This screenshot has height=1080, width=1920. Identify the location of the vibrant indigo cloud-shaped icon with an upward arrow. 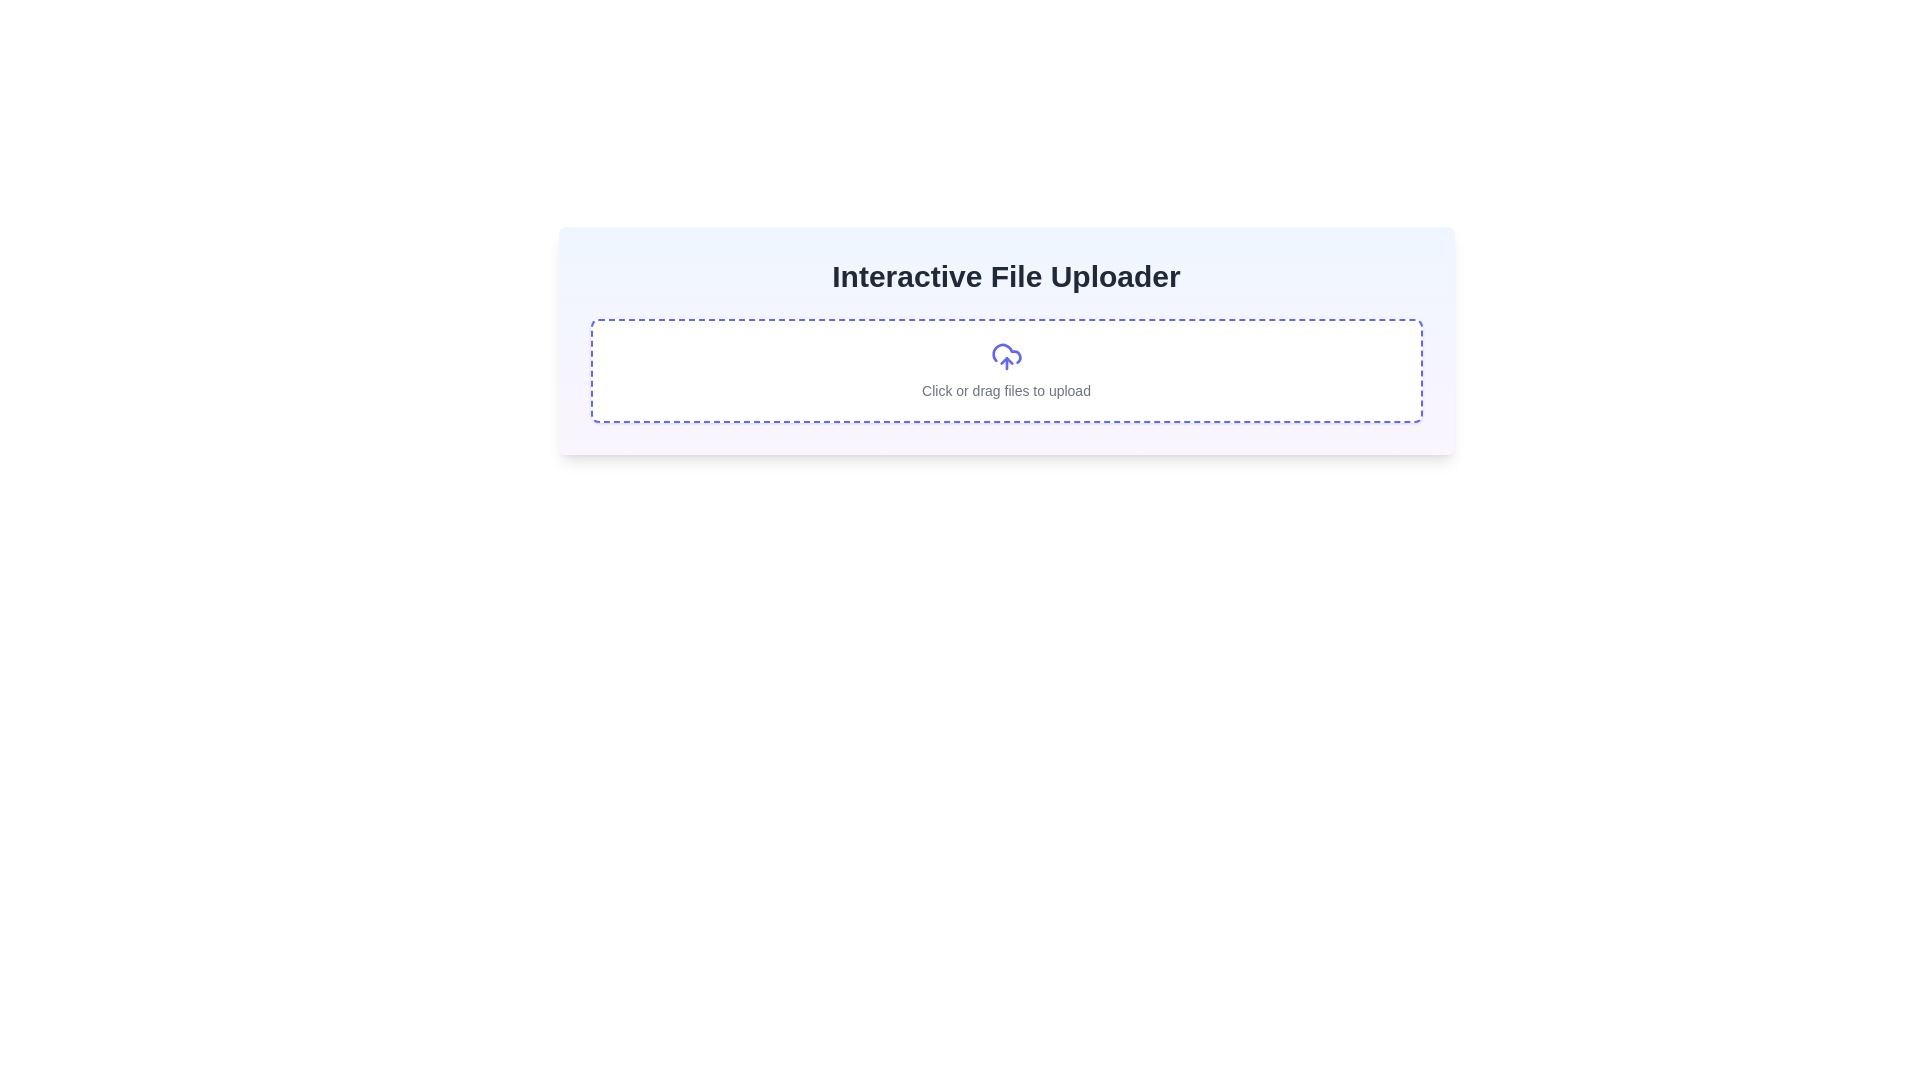
(1006, 356).